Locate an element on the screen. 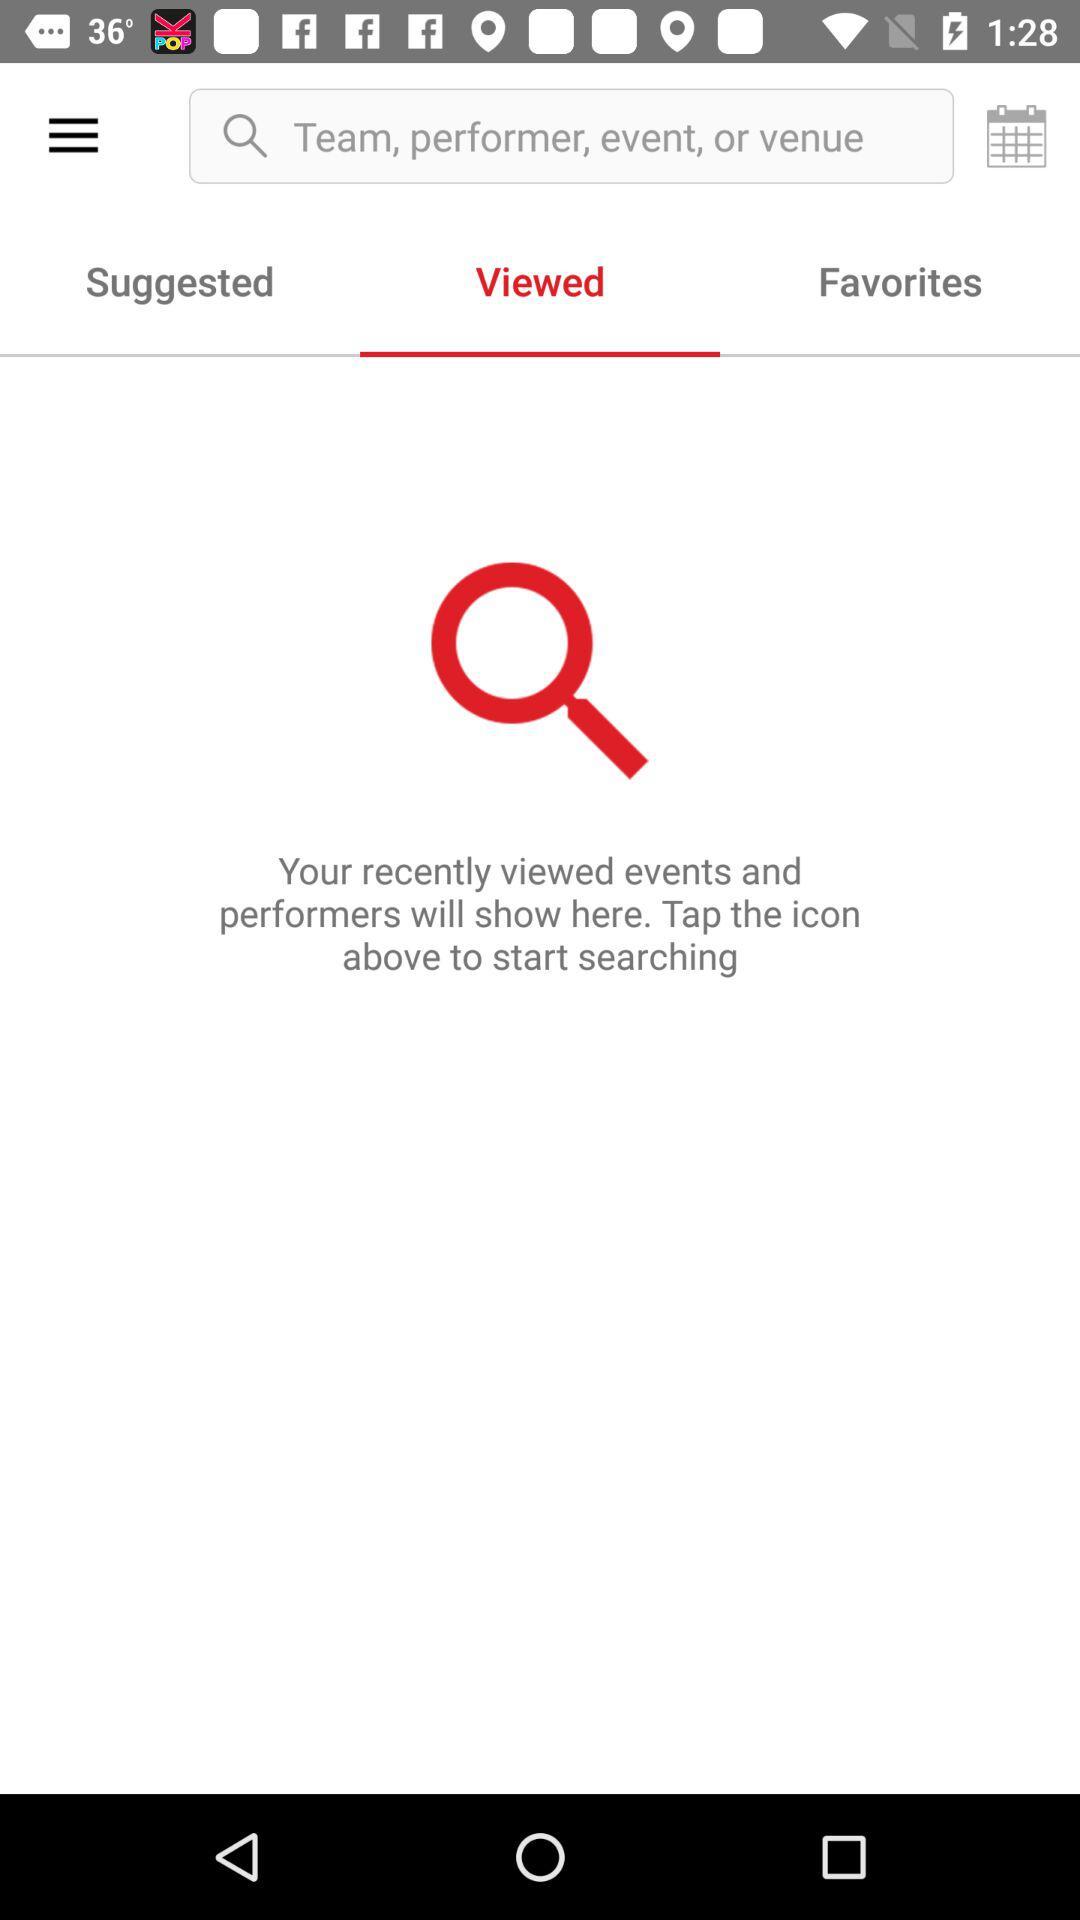 This screenshot has height=1920, width=1080. the item next to team performer event icon is located at coordinates (1017, 135).